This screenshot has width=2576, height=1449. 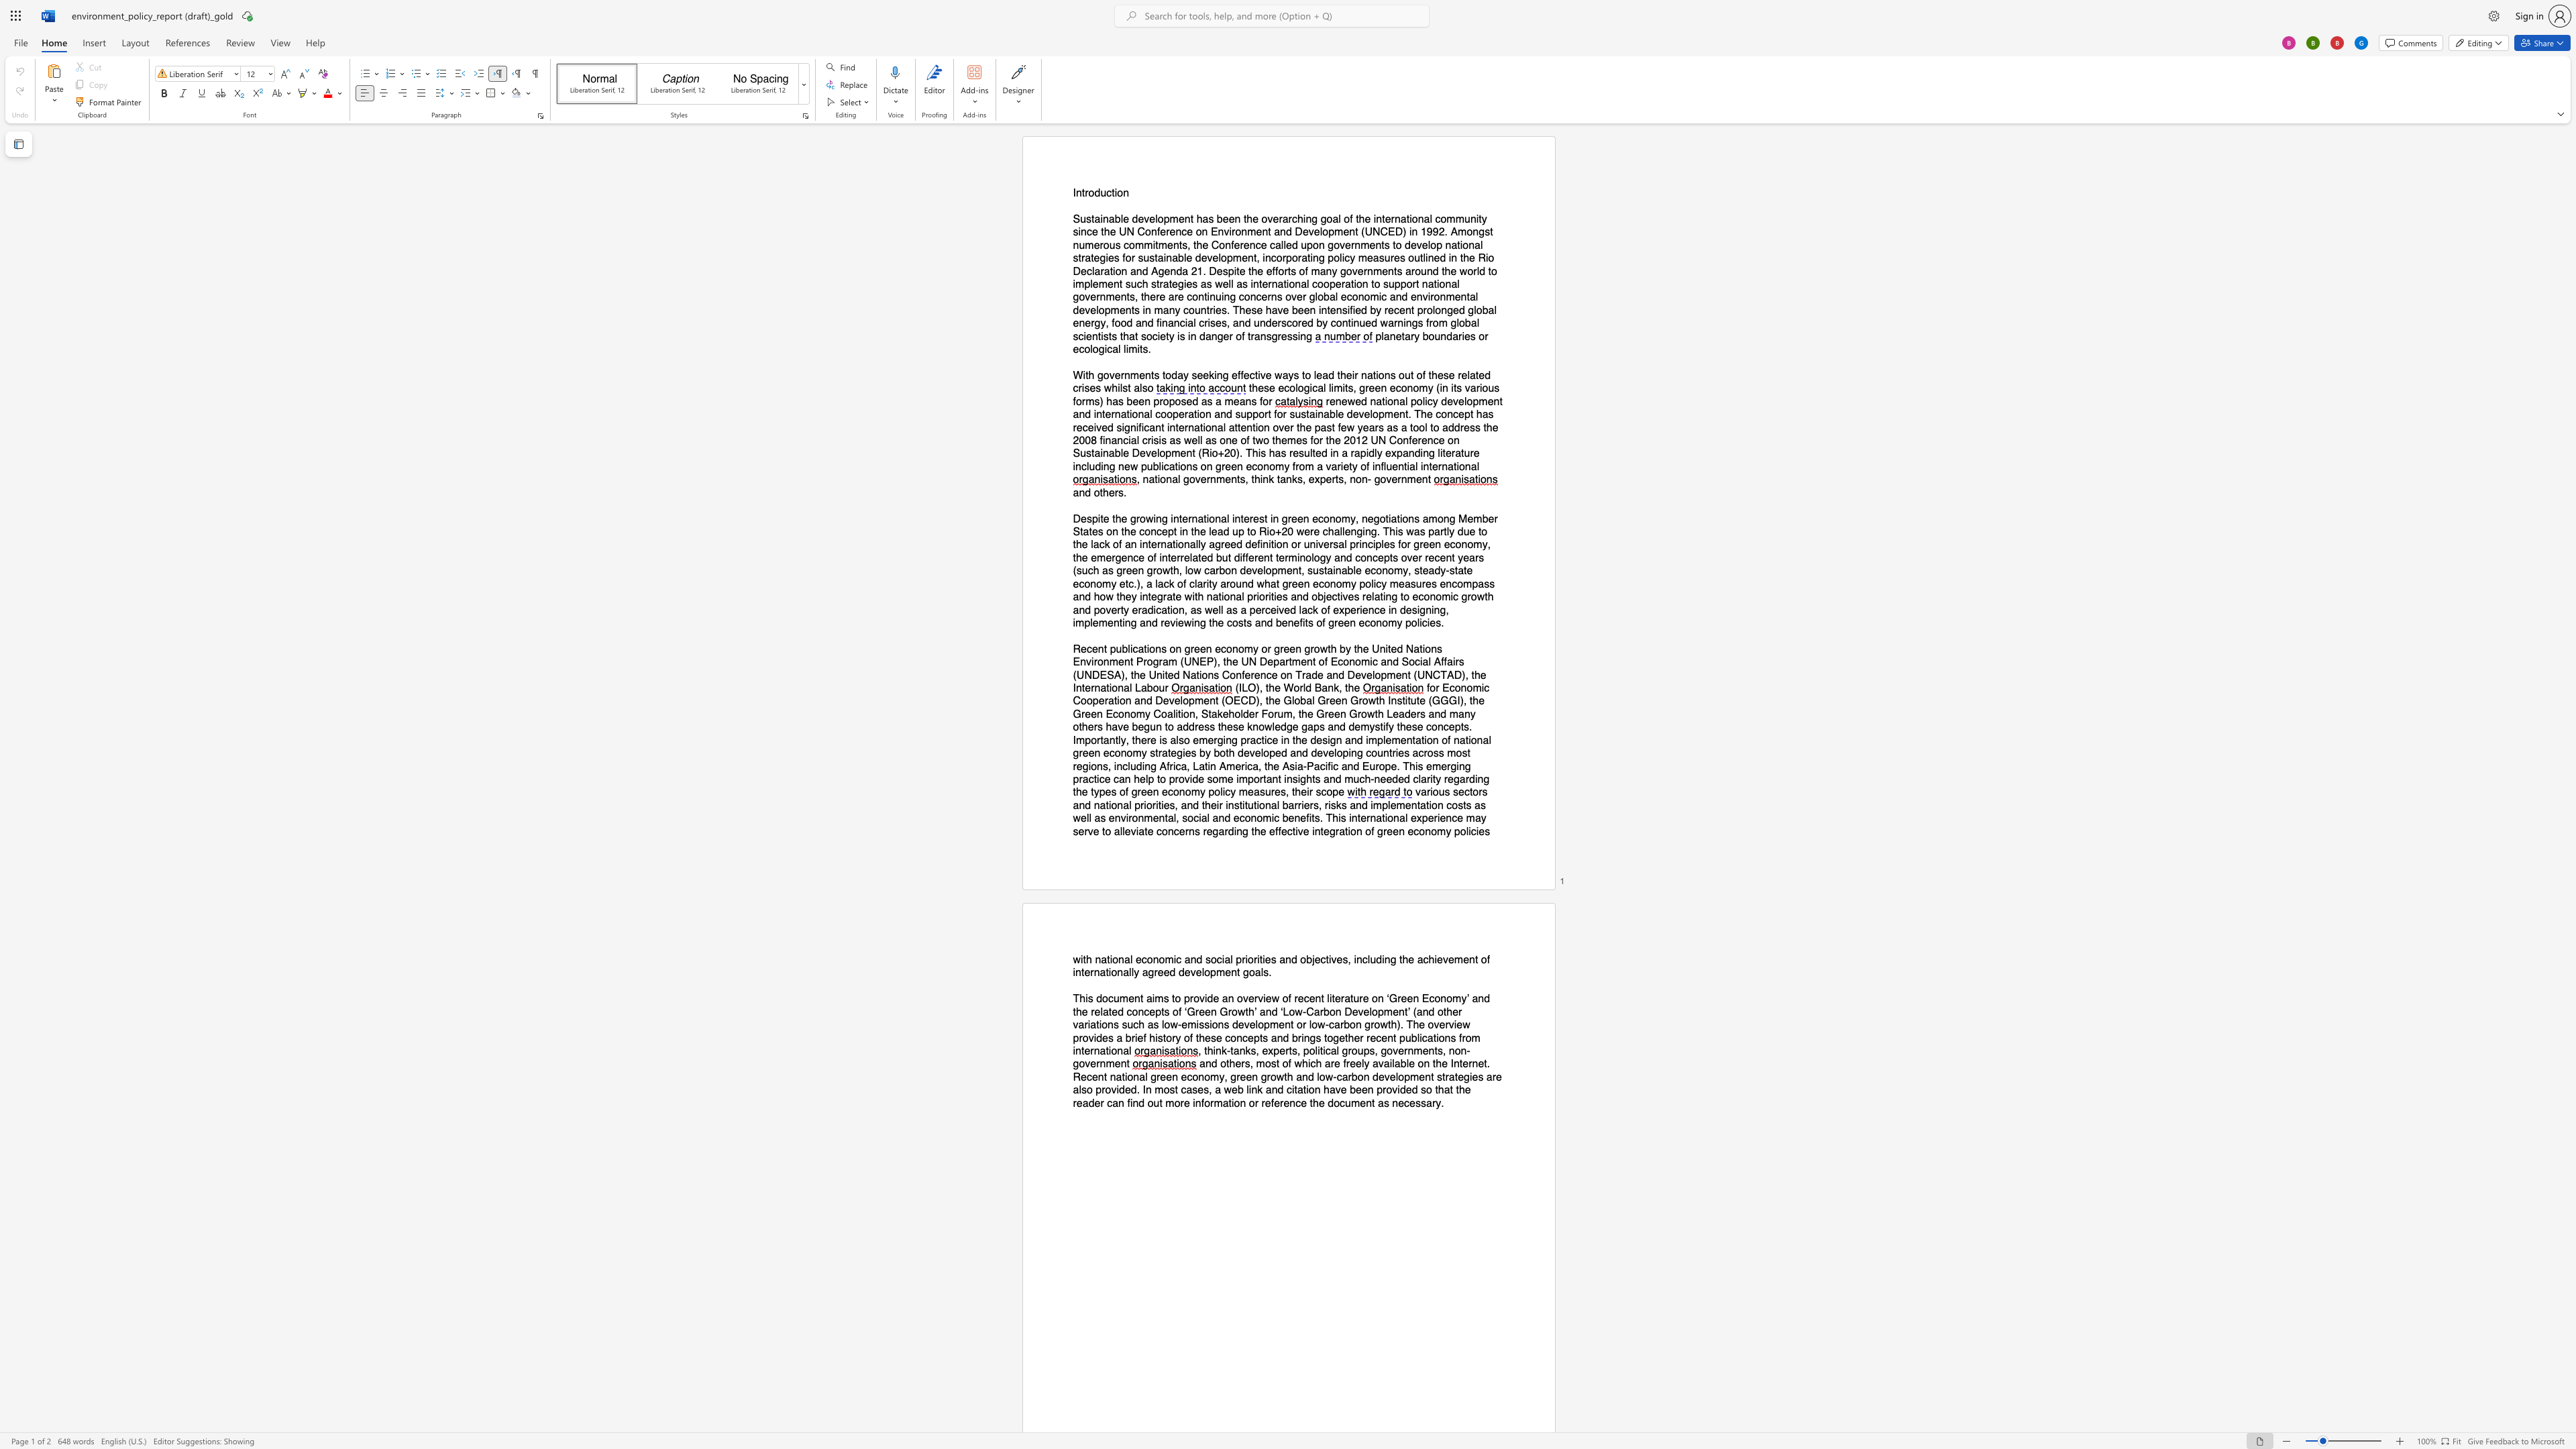 I want to click on the 2th character "f" in the text, so click(x=1279, y=830).